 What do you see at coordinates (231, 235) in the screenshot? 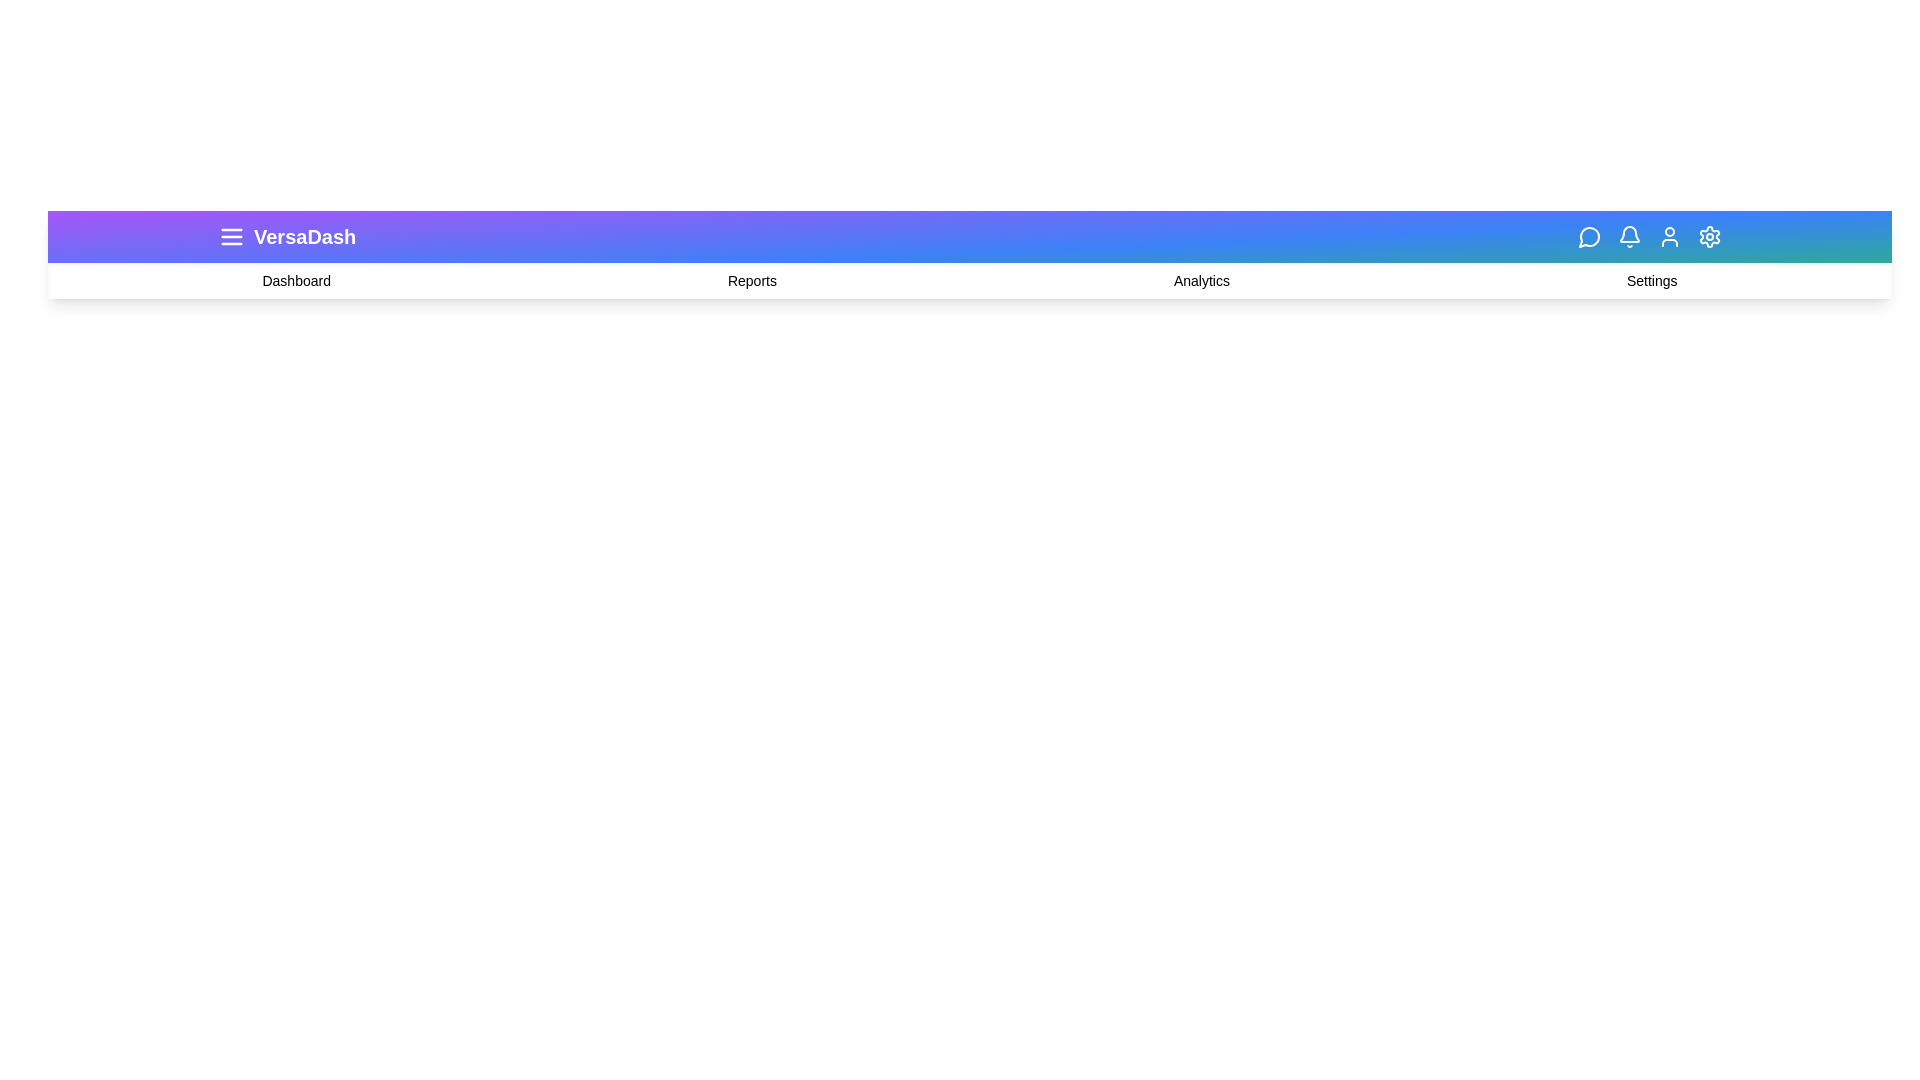
I see `the menu icon to toggle the menu visibility` at bounding box center [231, 235].